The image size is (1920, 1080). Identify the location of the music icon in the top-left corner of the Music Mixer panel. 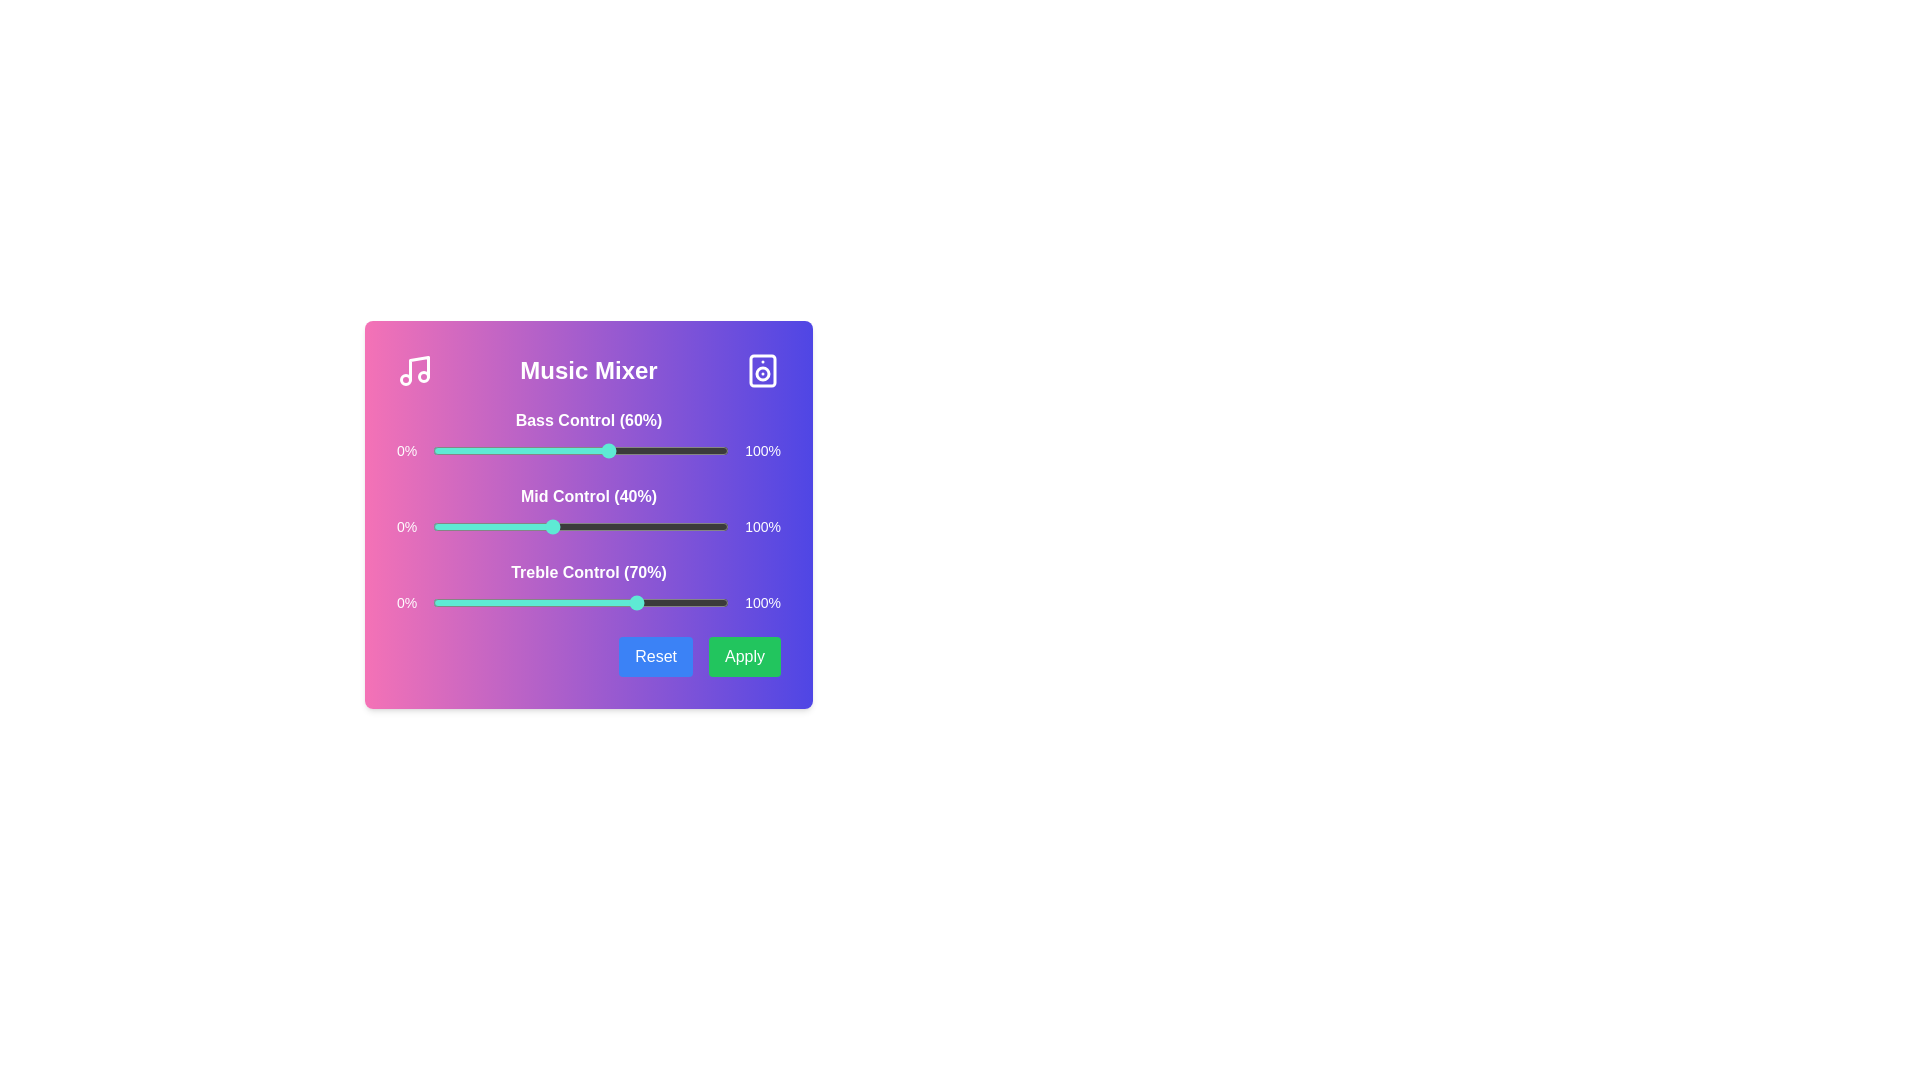
(413, 370).